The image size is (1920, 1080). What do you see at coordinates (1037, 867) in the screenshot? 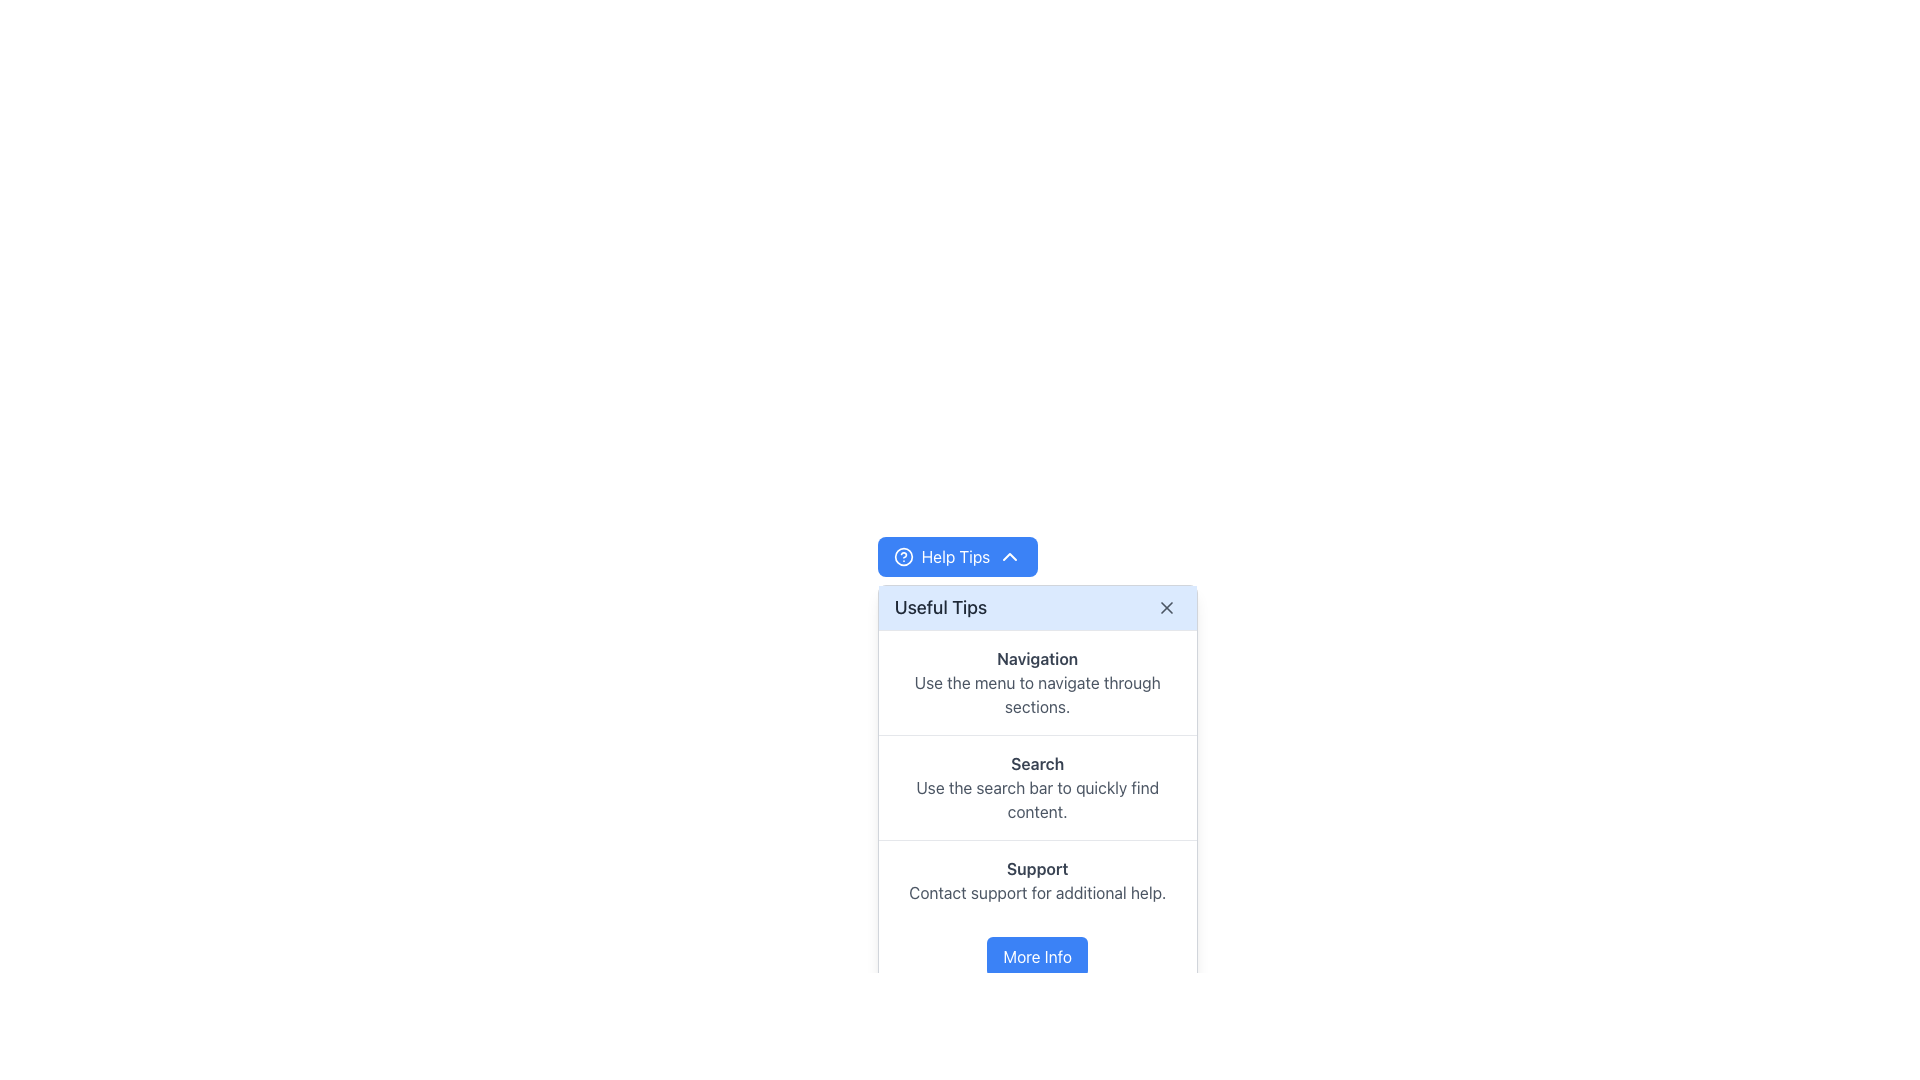
I see `the heading text element that provides context for support-related tips, located above the 'Contact support for additional help' text within the 'Useful Tips' card` at bounding box center [1037, 867].